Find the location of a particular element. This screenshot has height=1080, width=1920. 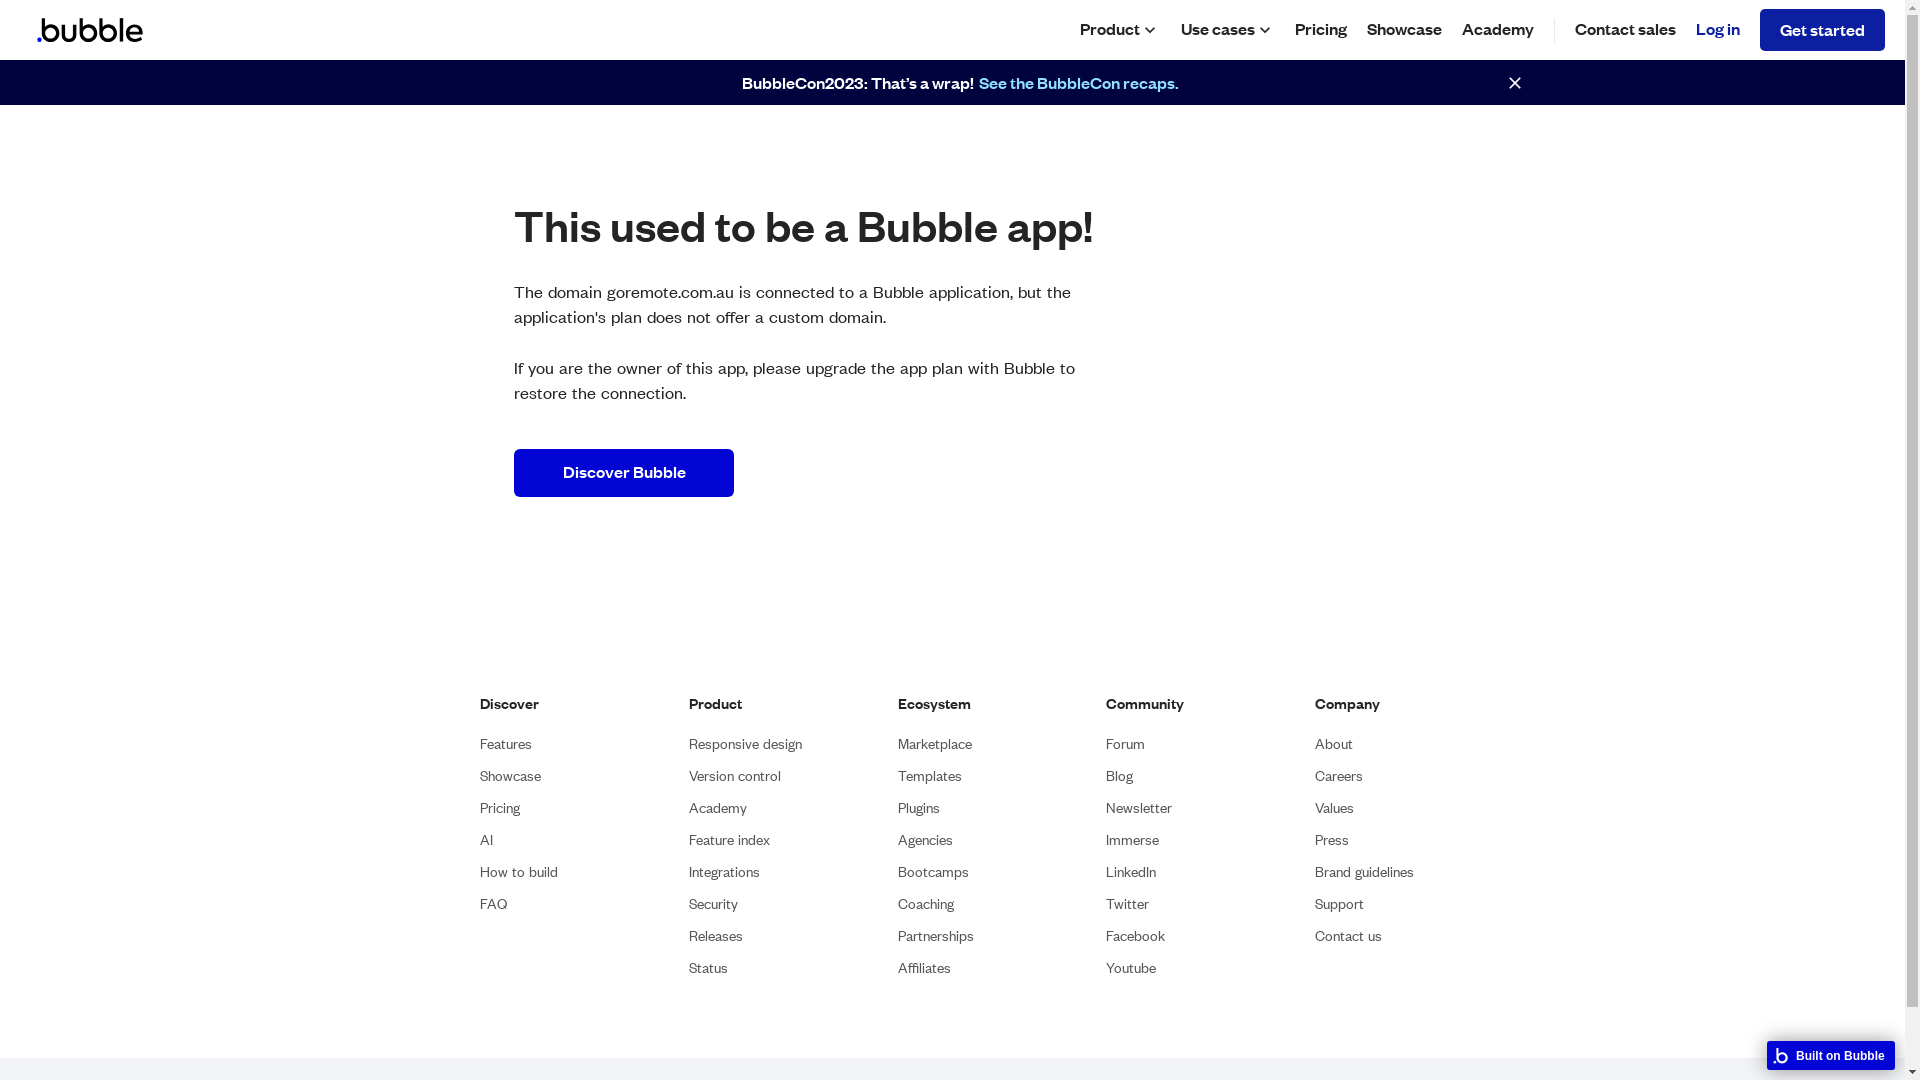

'Values' is located at coordinates (1334, 806).